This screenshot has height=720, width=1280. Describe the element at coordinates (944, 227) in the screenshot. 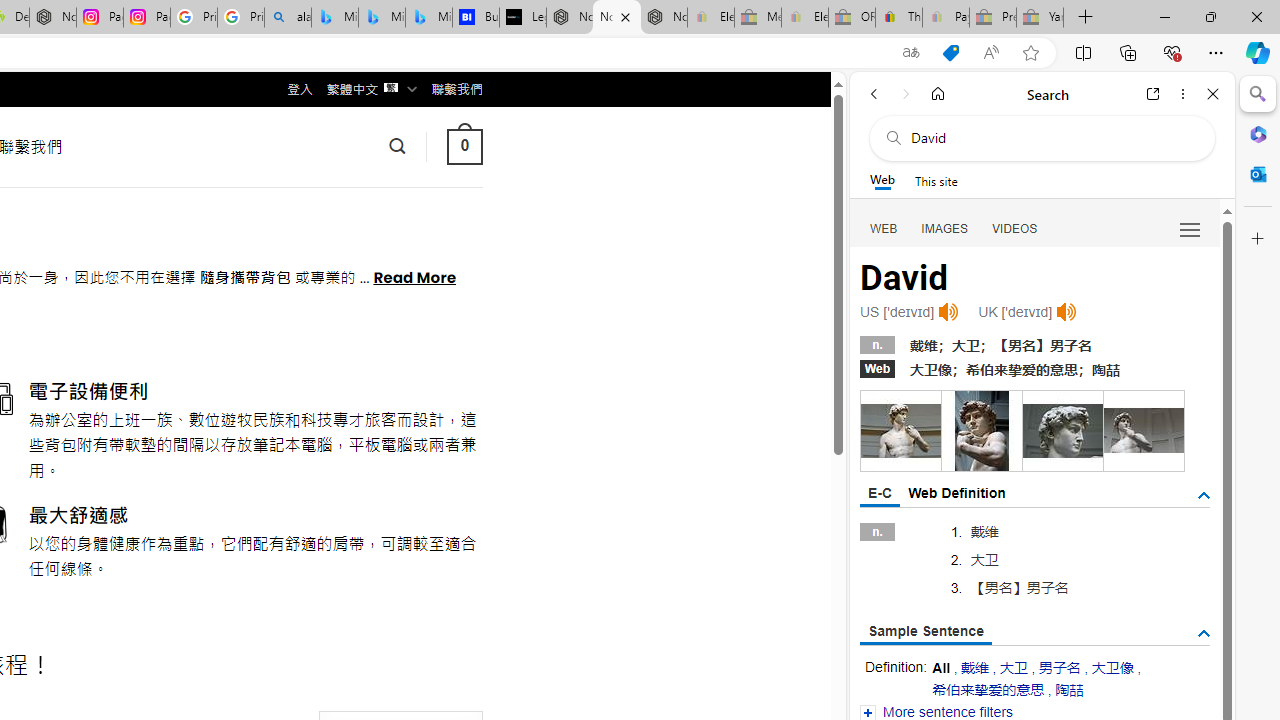

I see `'IMAGES'` at that location.